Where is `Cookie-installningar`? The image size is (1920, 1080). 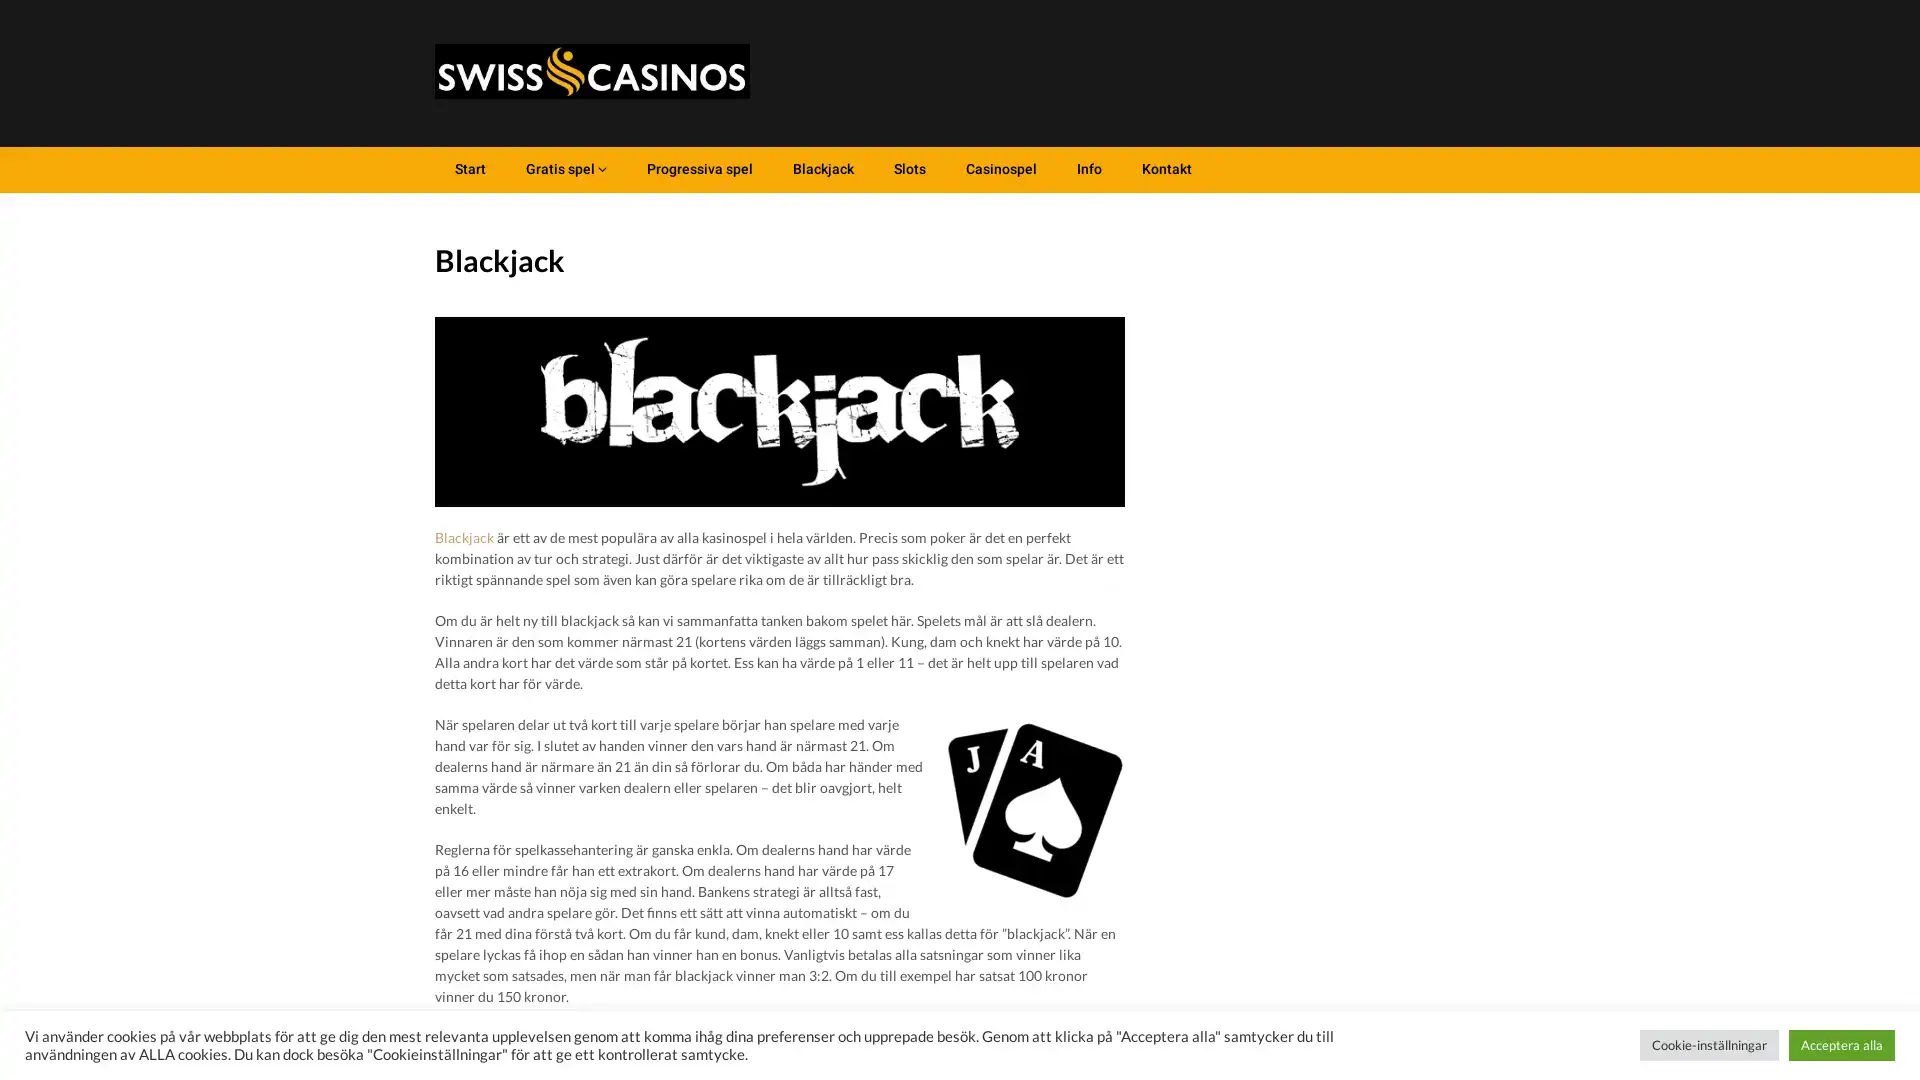
Cookie-installningar is located at coordinates (1708, 1044).